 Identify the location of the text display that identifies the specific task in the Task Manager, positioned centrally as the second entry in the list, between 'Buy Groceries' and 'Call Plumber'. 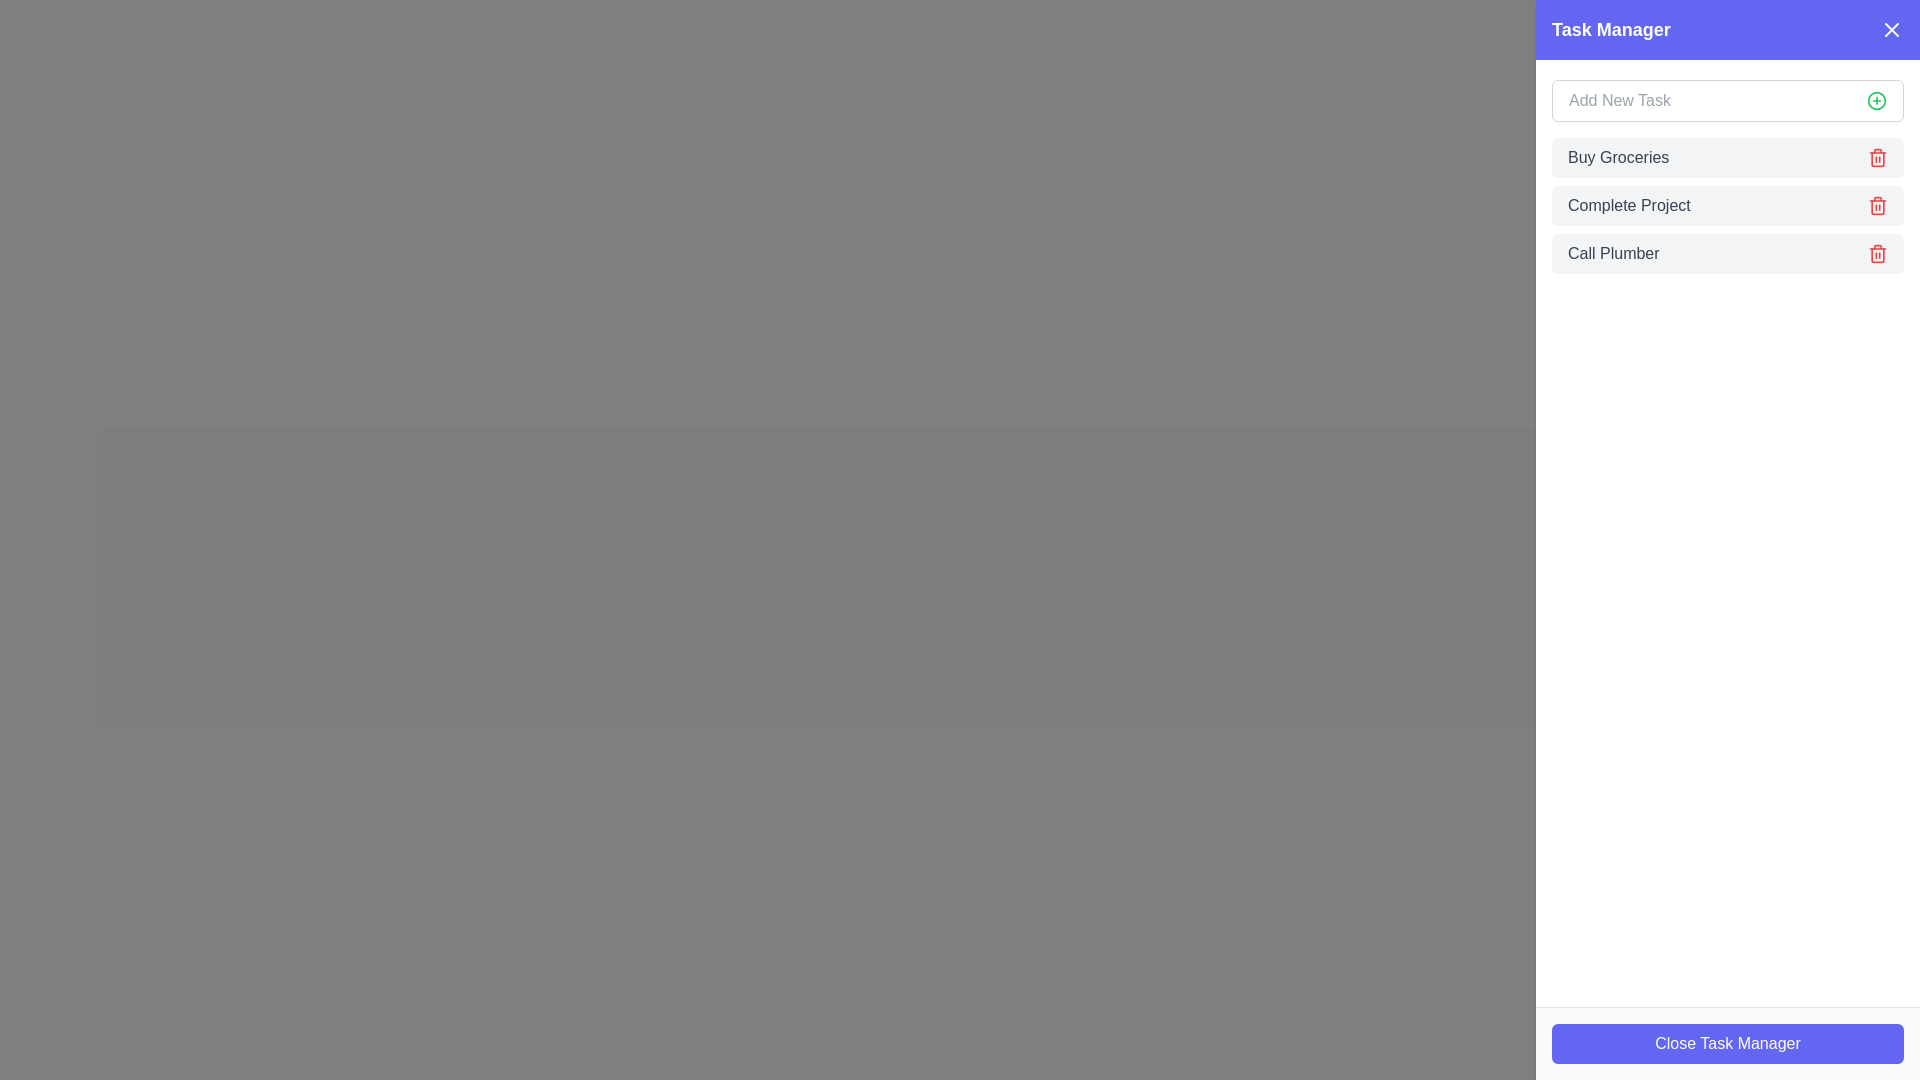
(1629, 205).